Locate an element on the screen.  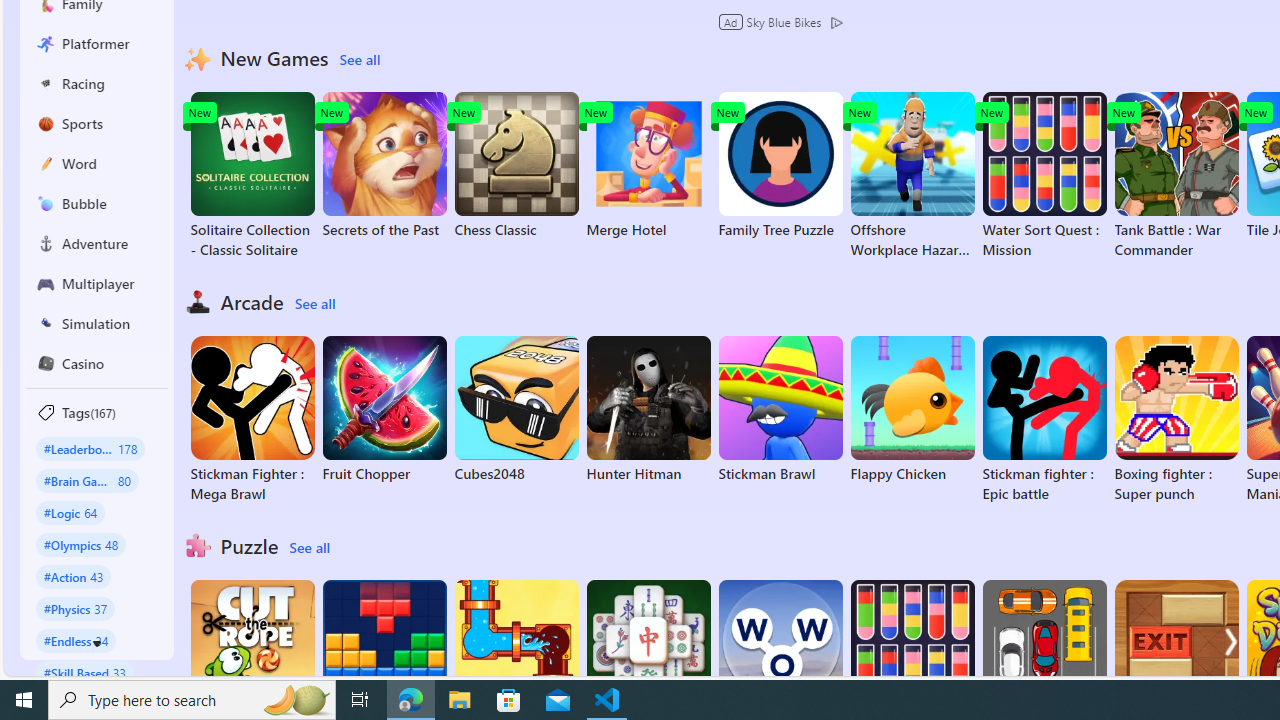
'#Logic 64' is located at coordinates (71, 511).